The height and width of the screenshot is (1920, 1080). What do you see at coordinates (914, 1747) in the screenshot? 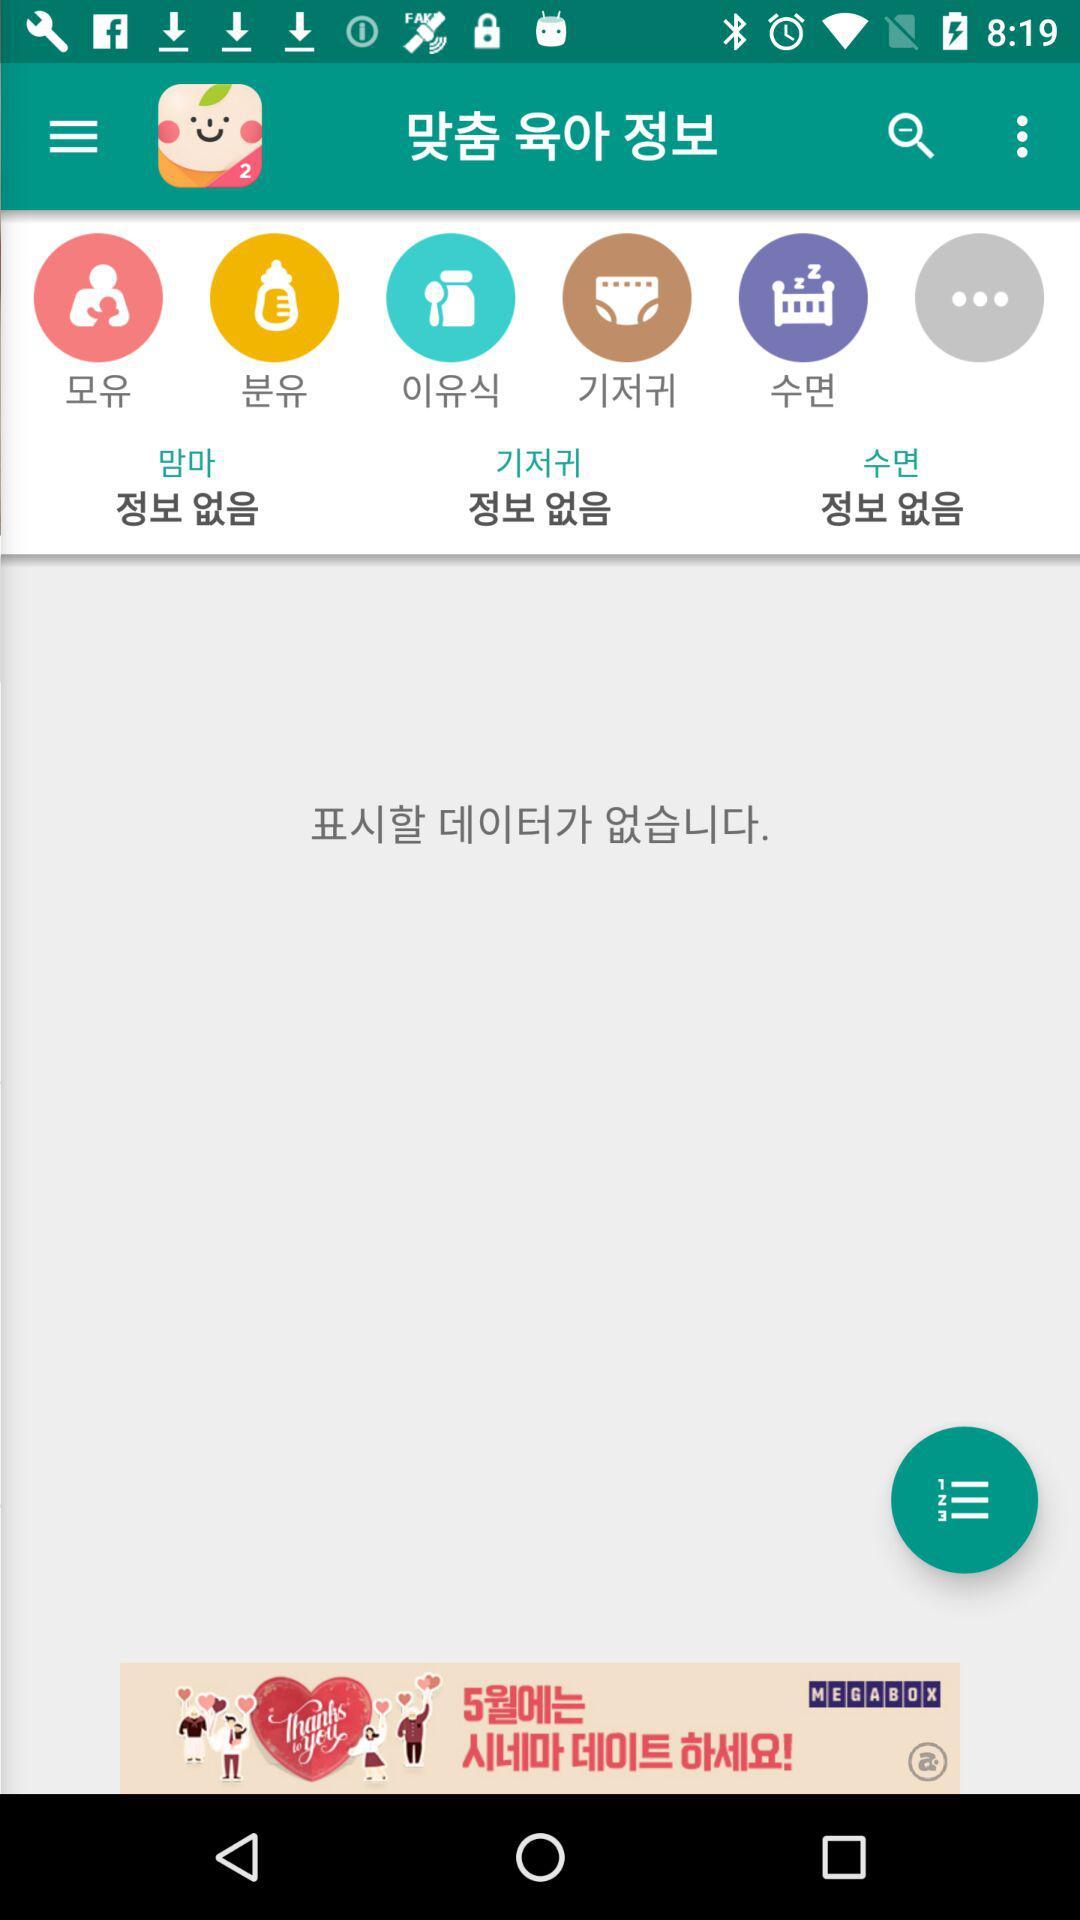
I see `the symbol which is below megabox` at bounding box center [914, 1747].